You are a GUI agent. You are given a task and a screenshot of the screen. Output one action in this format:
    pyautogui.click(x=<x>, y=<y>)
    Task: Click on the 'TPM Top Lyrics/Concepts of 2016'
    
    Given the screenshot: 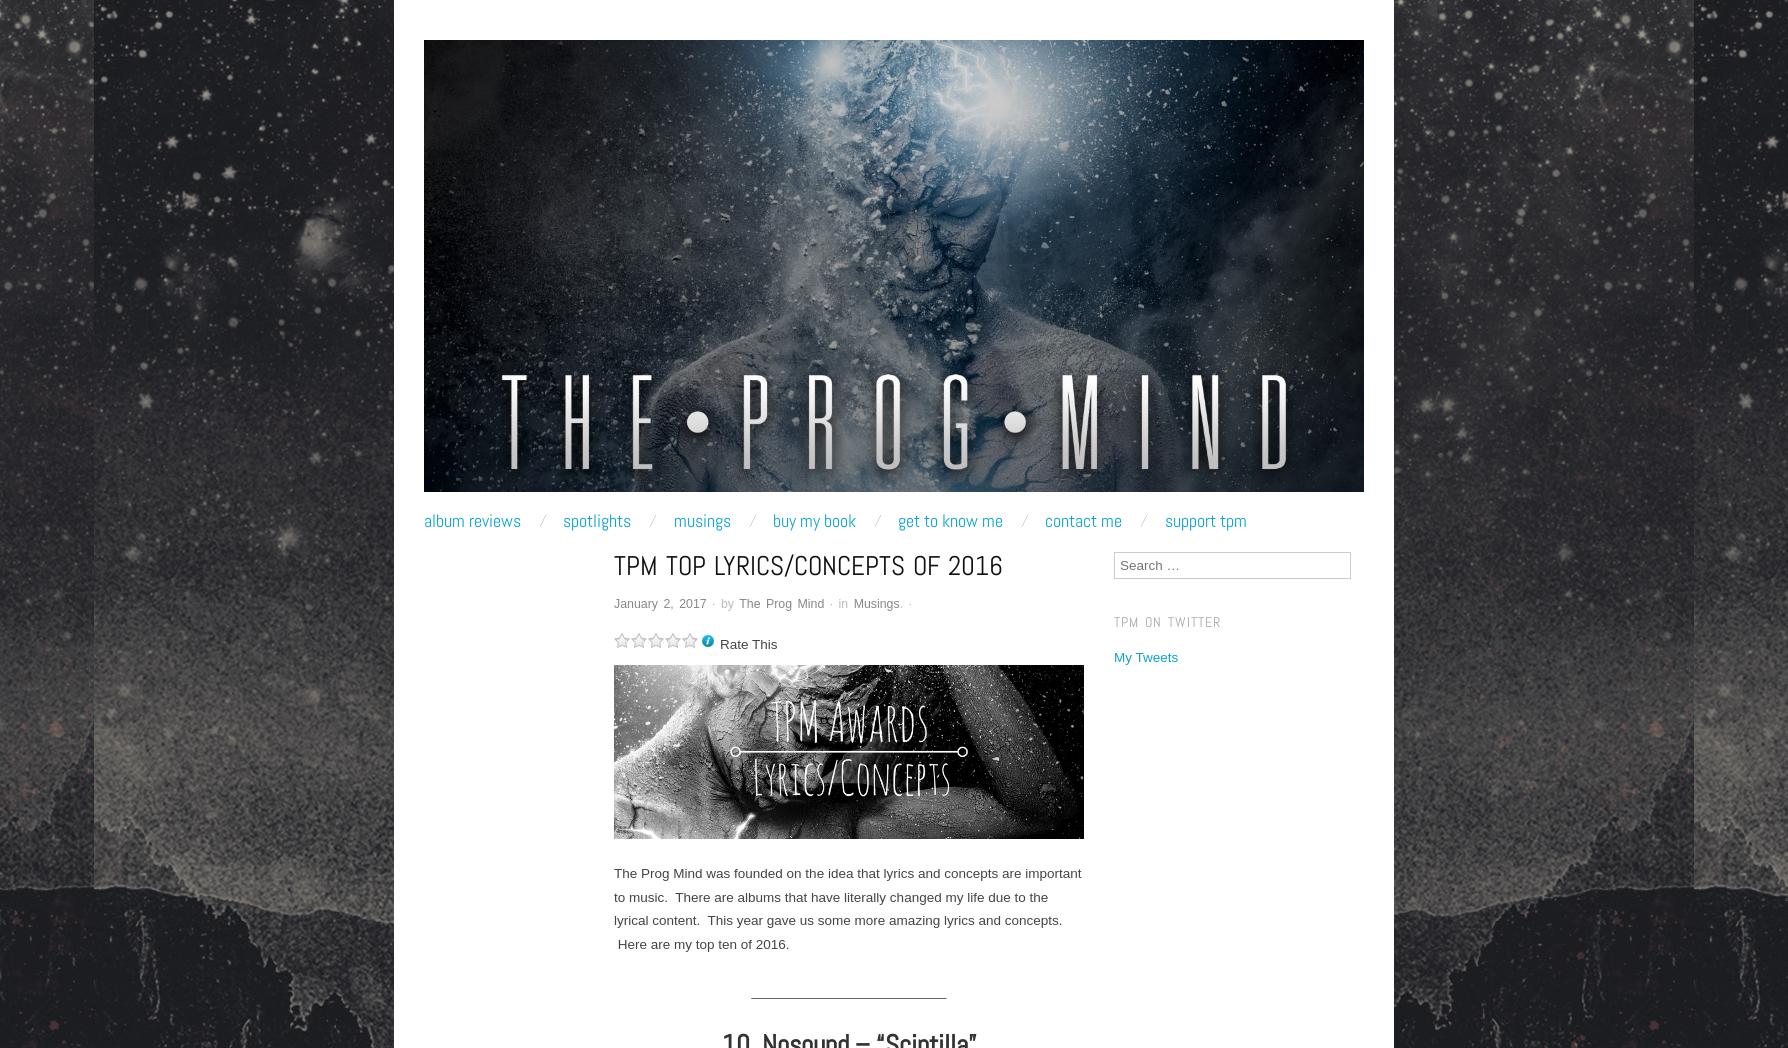 What is the action you would take?
    pyautogui.click(x=807, y=563)
    